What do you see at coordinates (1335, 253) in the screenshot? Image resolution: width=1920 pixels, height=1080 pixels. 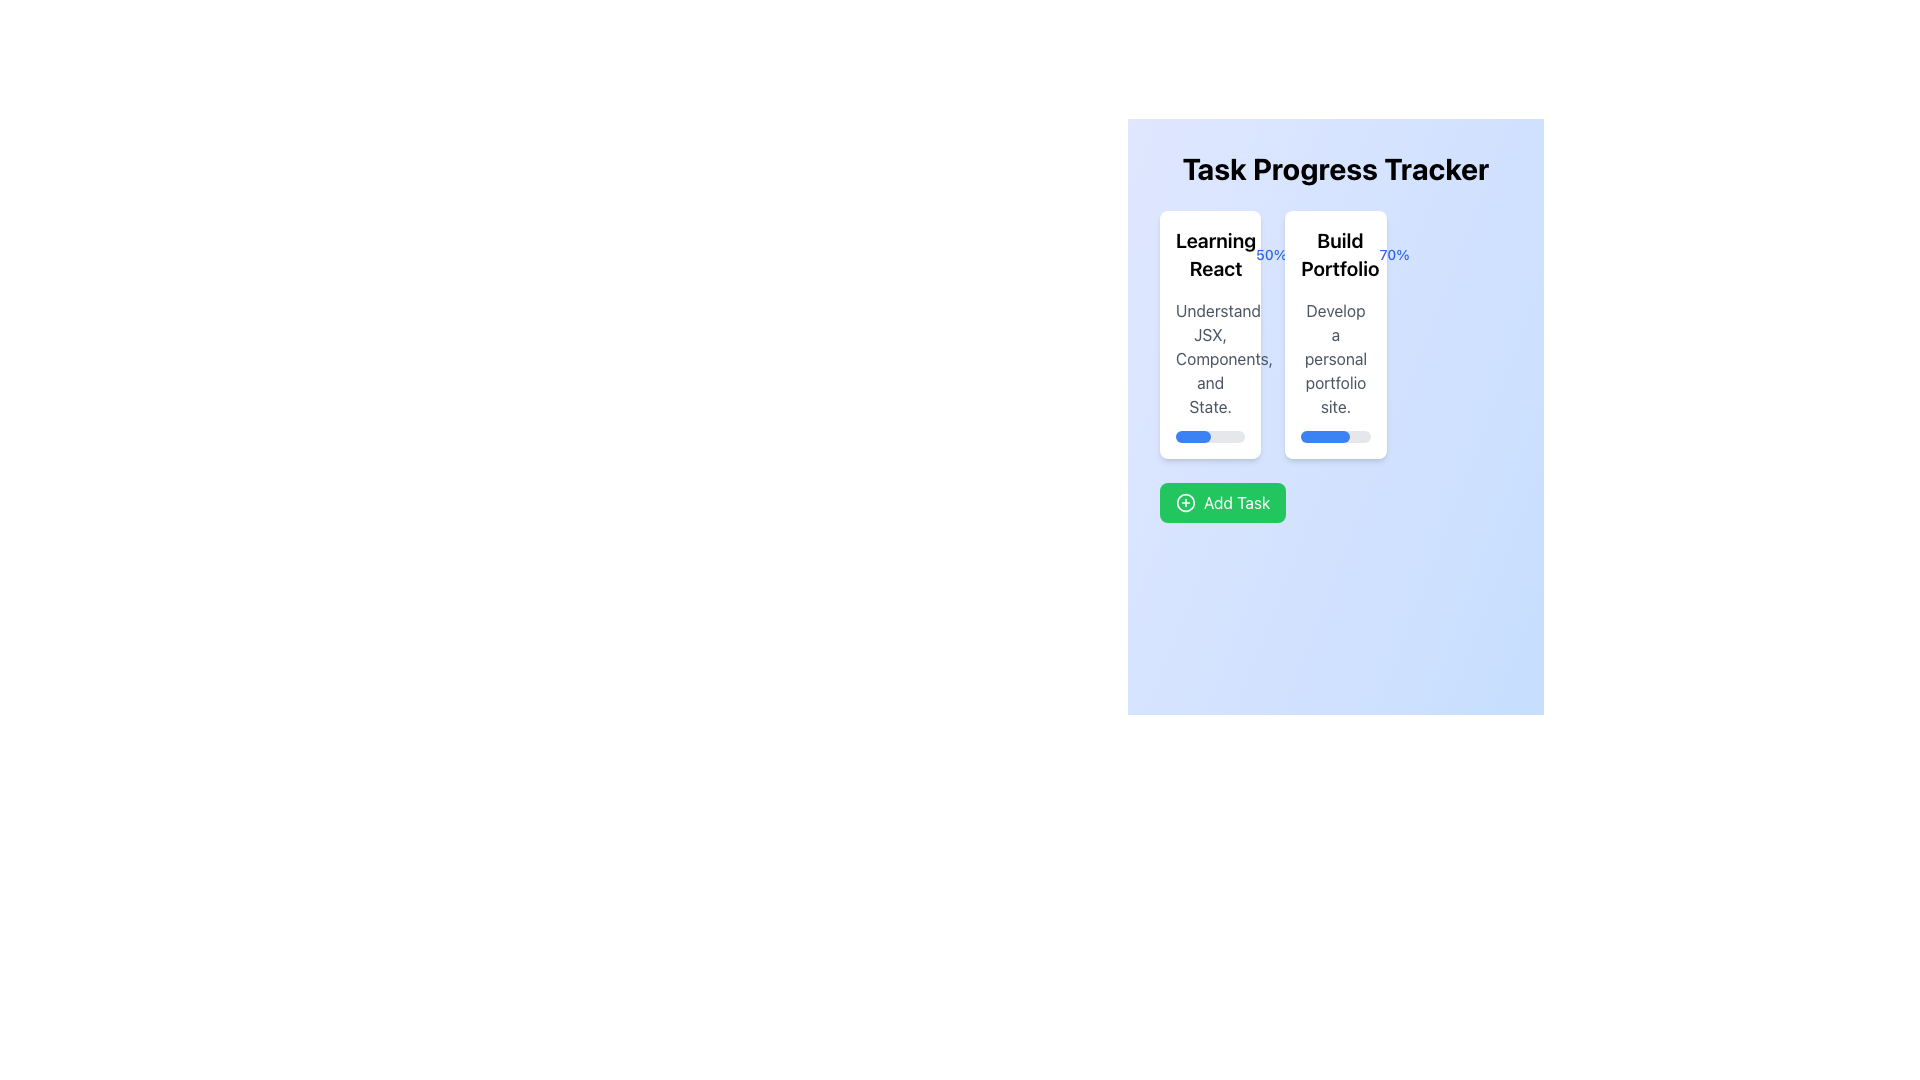 I see `the text label that displays 'Build' in bold and 'Portfolio' in regular font, which is positioned above a progress bar and below a subtitle in the middle column of the layout` at bounding box center [1335, 253].